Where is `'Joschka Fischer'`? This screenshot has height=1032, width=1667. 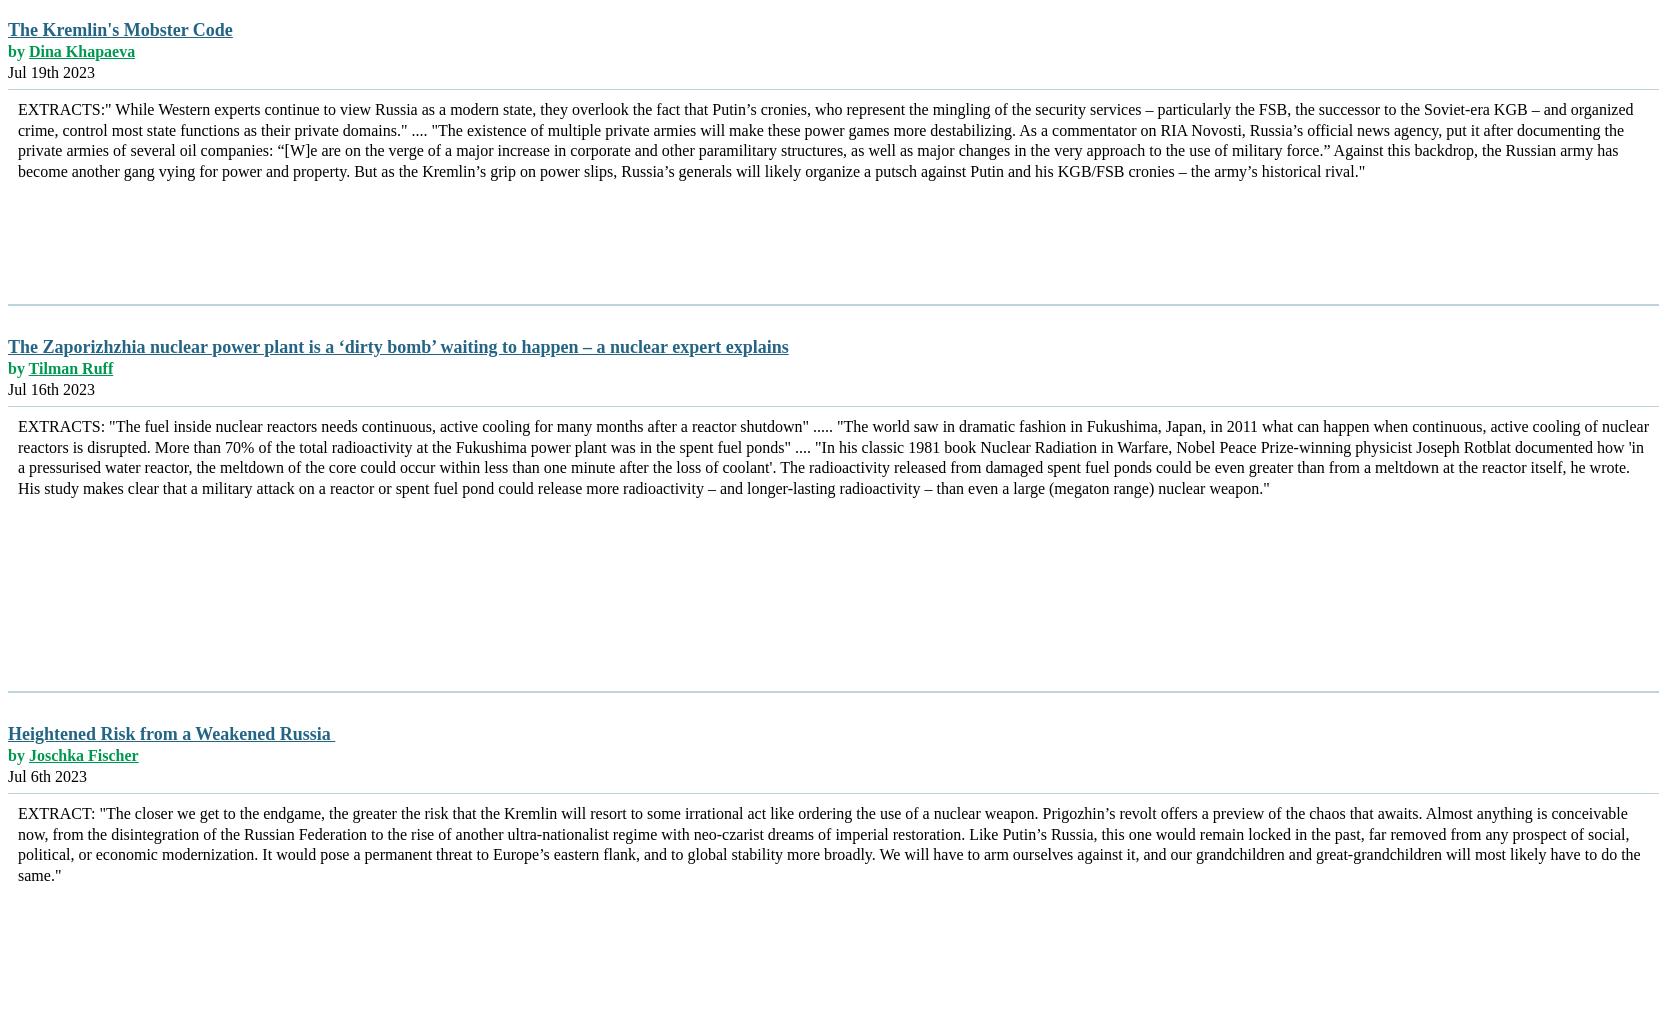 'Joschka Fischer' is located at coordinates (28, 754).